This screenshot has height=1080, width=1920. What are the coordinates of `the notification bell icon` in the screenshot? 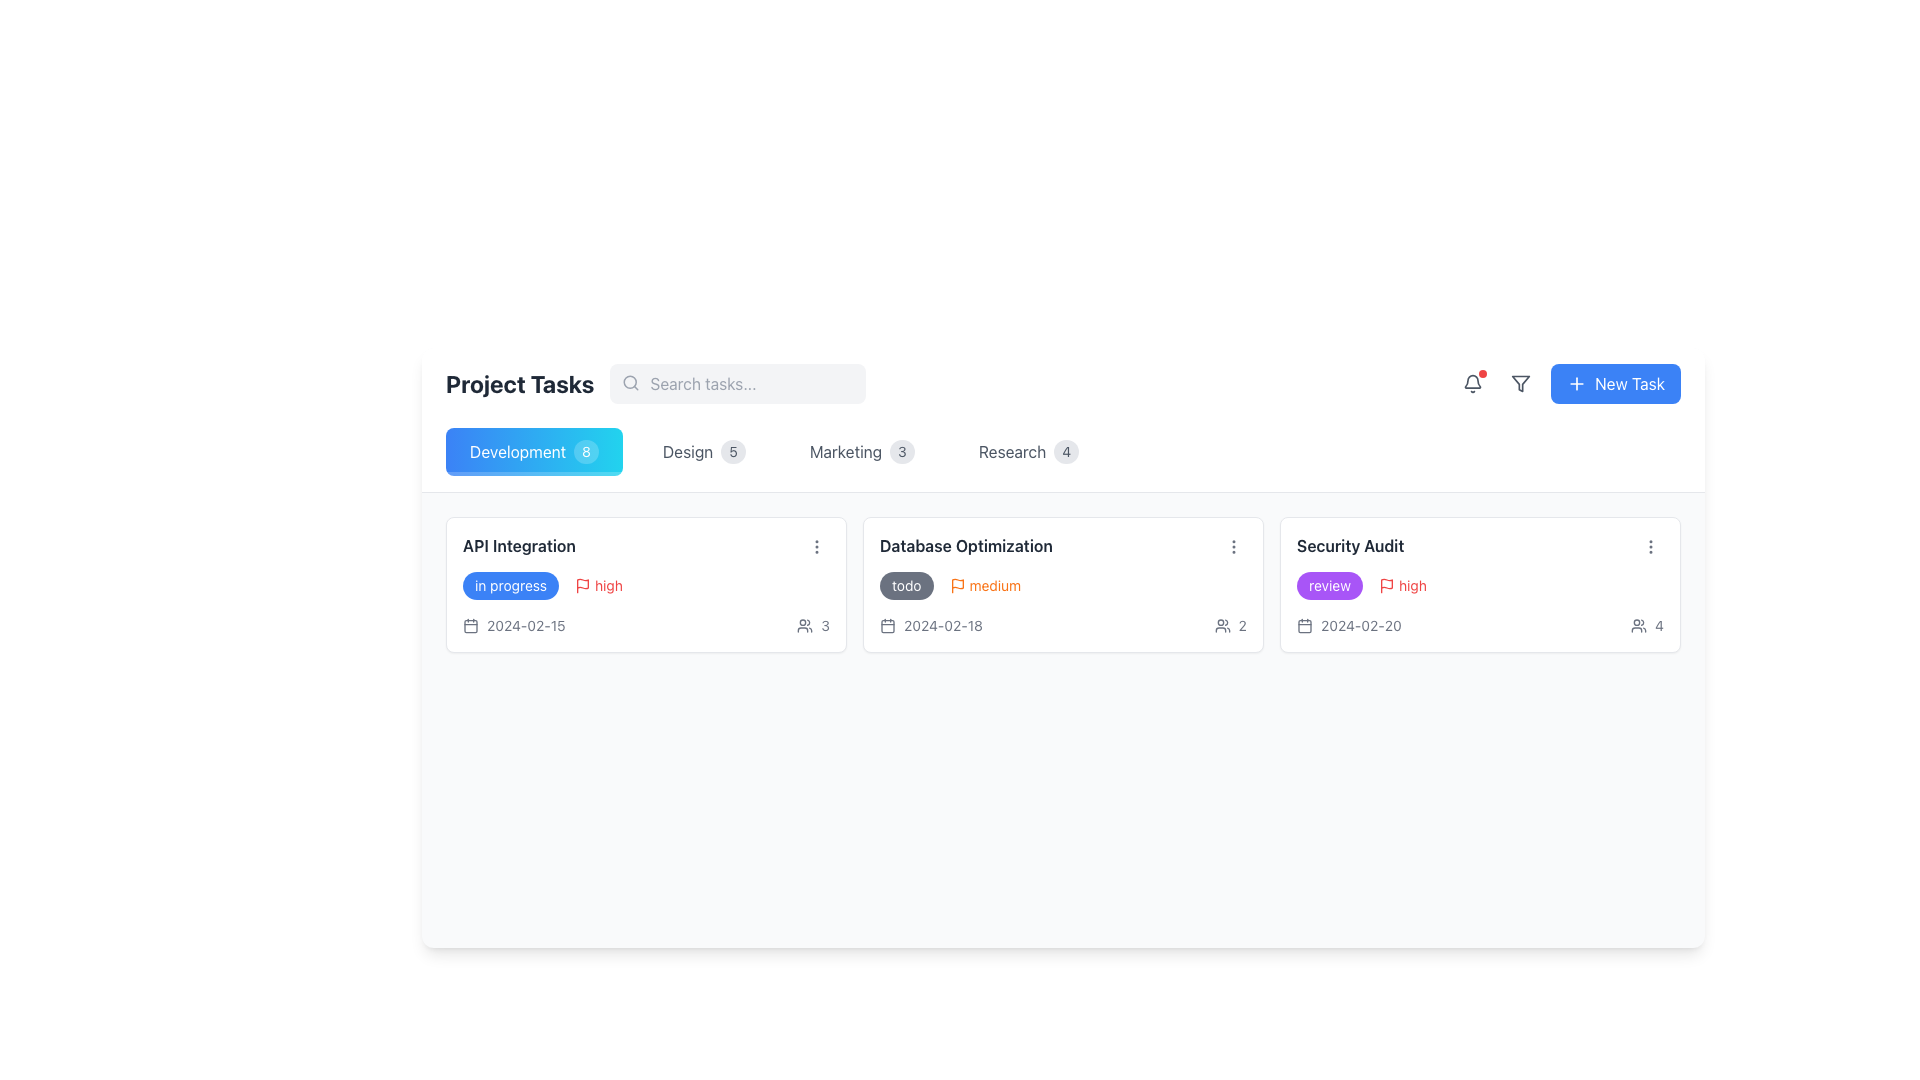 It's located at (1473, 384).